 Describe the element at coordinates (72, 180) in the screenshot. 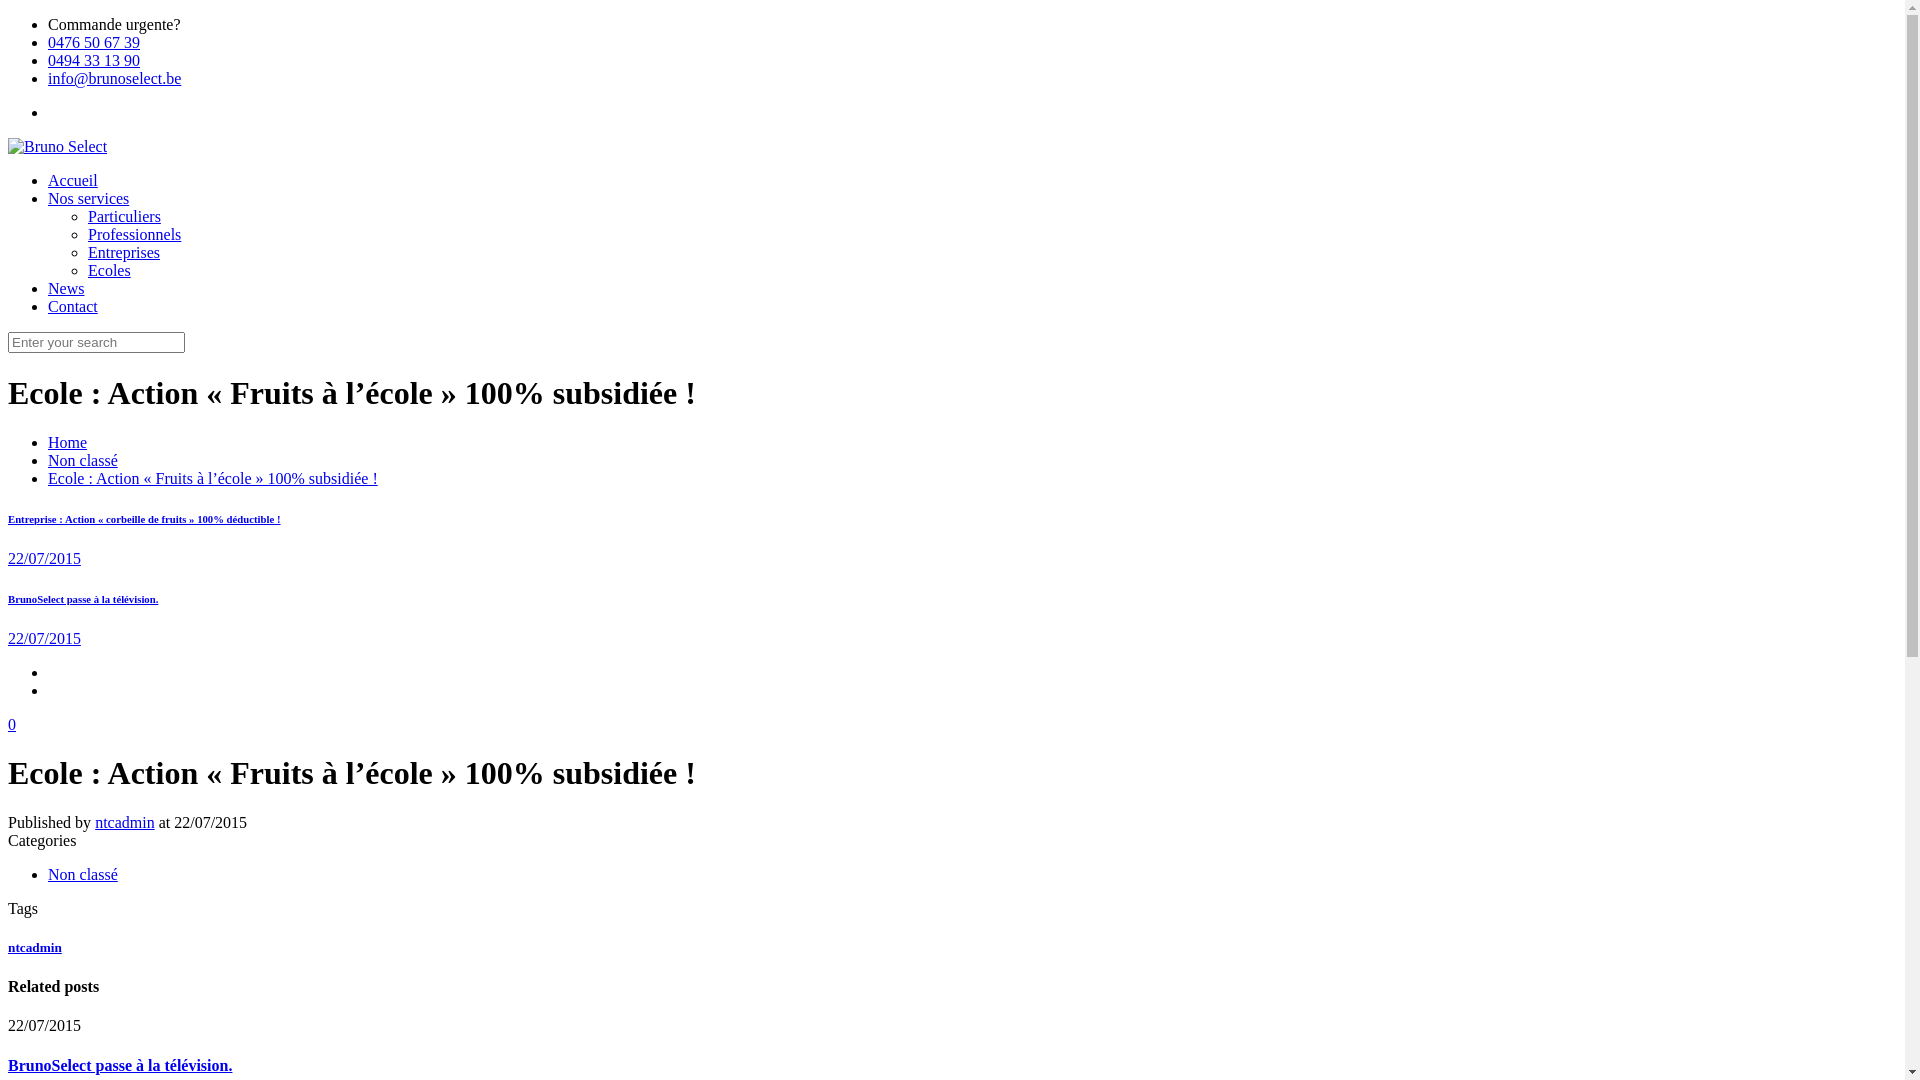

I see `'Accueil'` at that location.